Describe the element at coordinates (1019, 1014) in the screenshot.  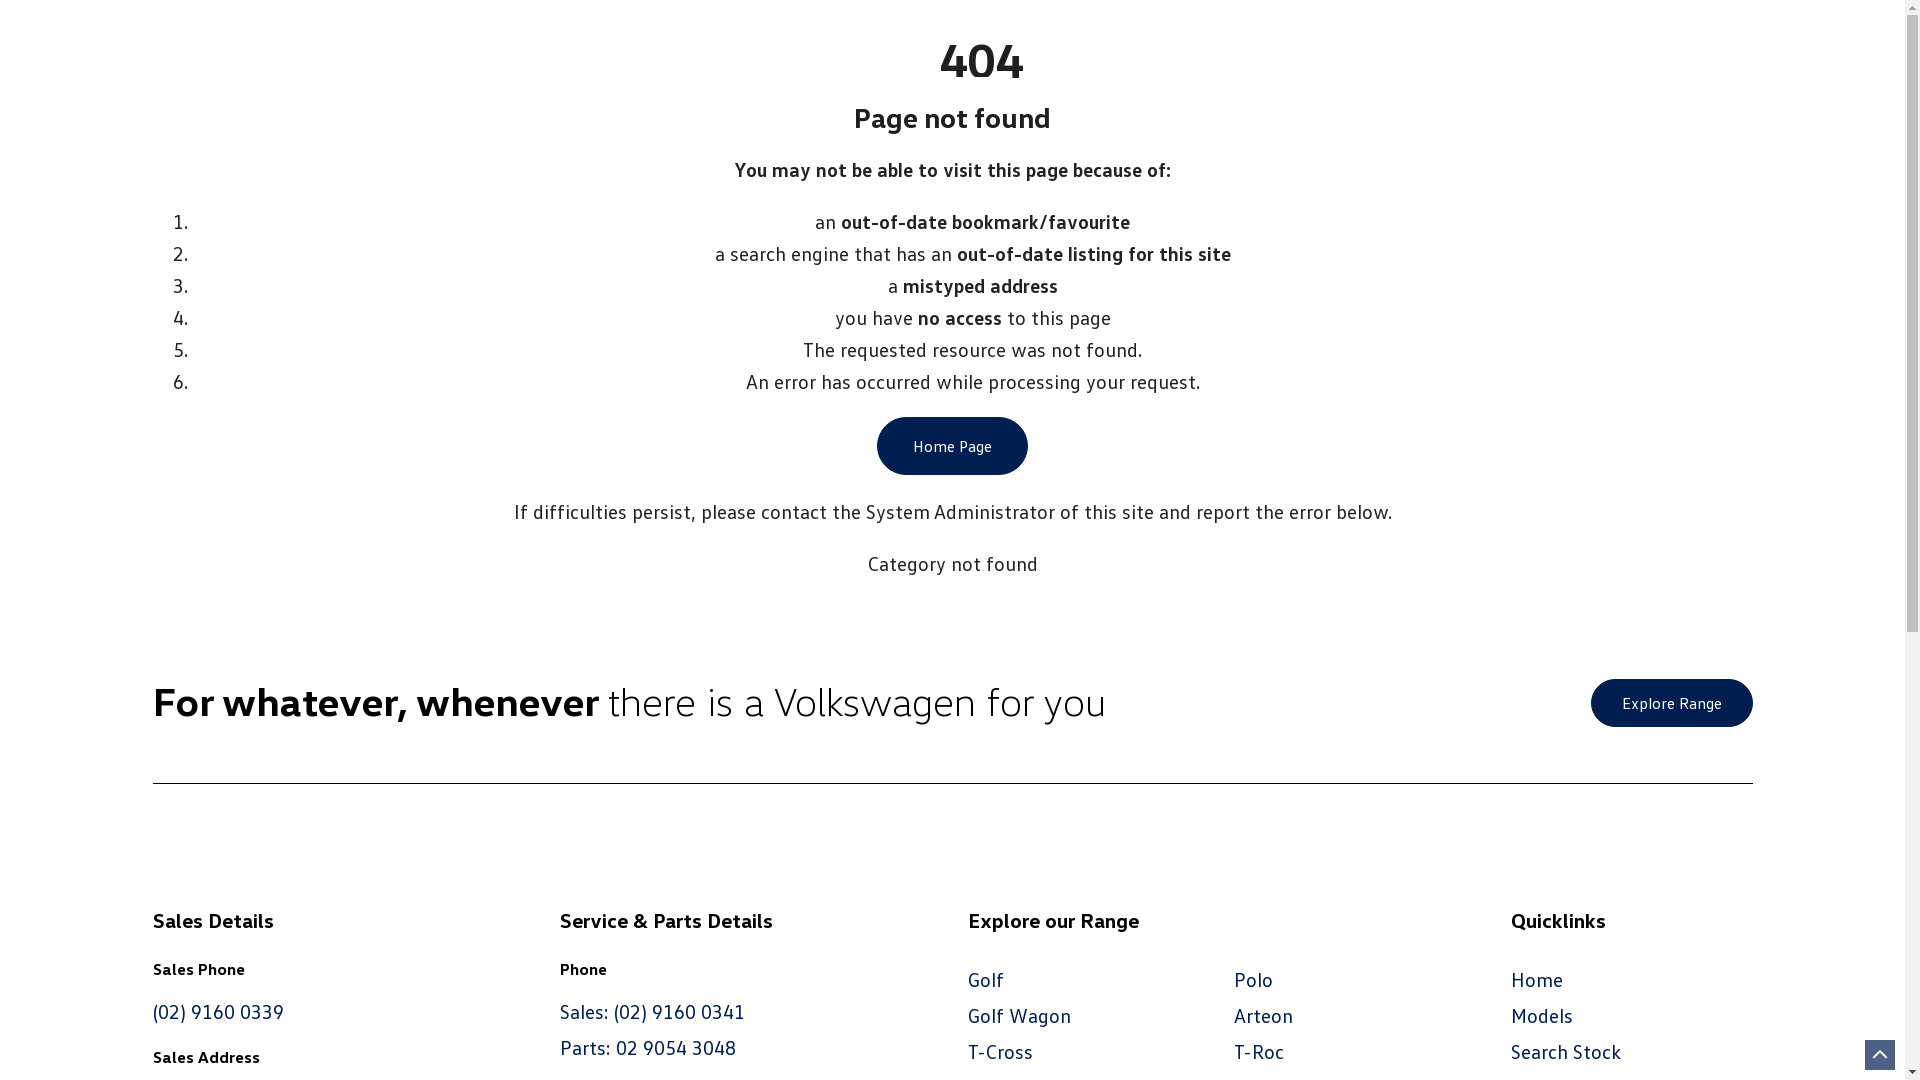
I see `'Golf Wagon'` at that location.